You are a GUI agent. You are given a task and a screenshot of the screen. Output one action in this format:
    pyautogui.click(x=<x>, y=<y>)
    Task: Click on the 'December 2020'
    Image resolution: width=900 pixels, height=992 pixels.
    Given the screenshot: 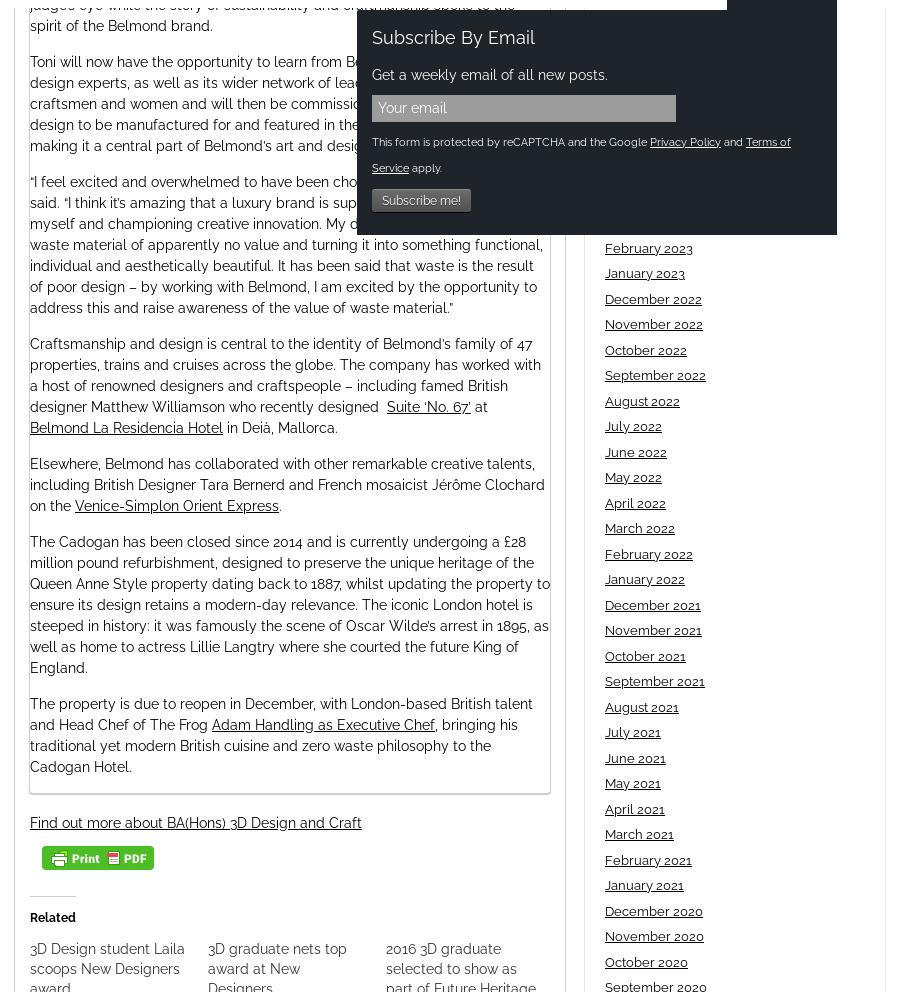 What is the action you would take?
    pyautogui.click(x=604, y=909)
    